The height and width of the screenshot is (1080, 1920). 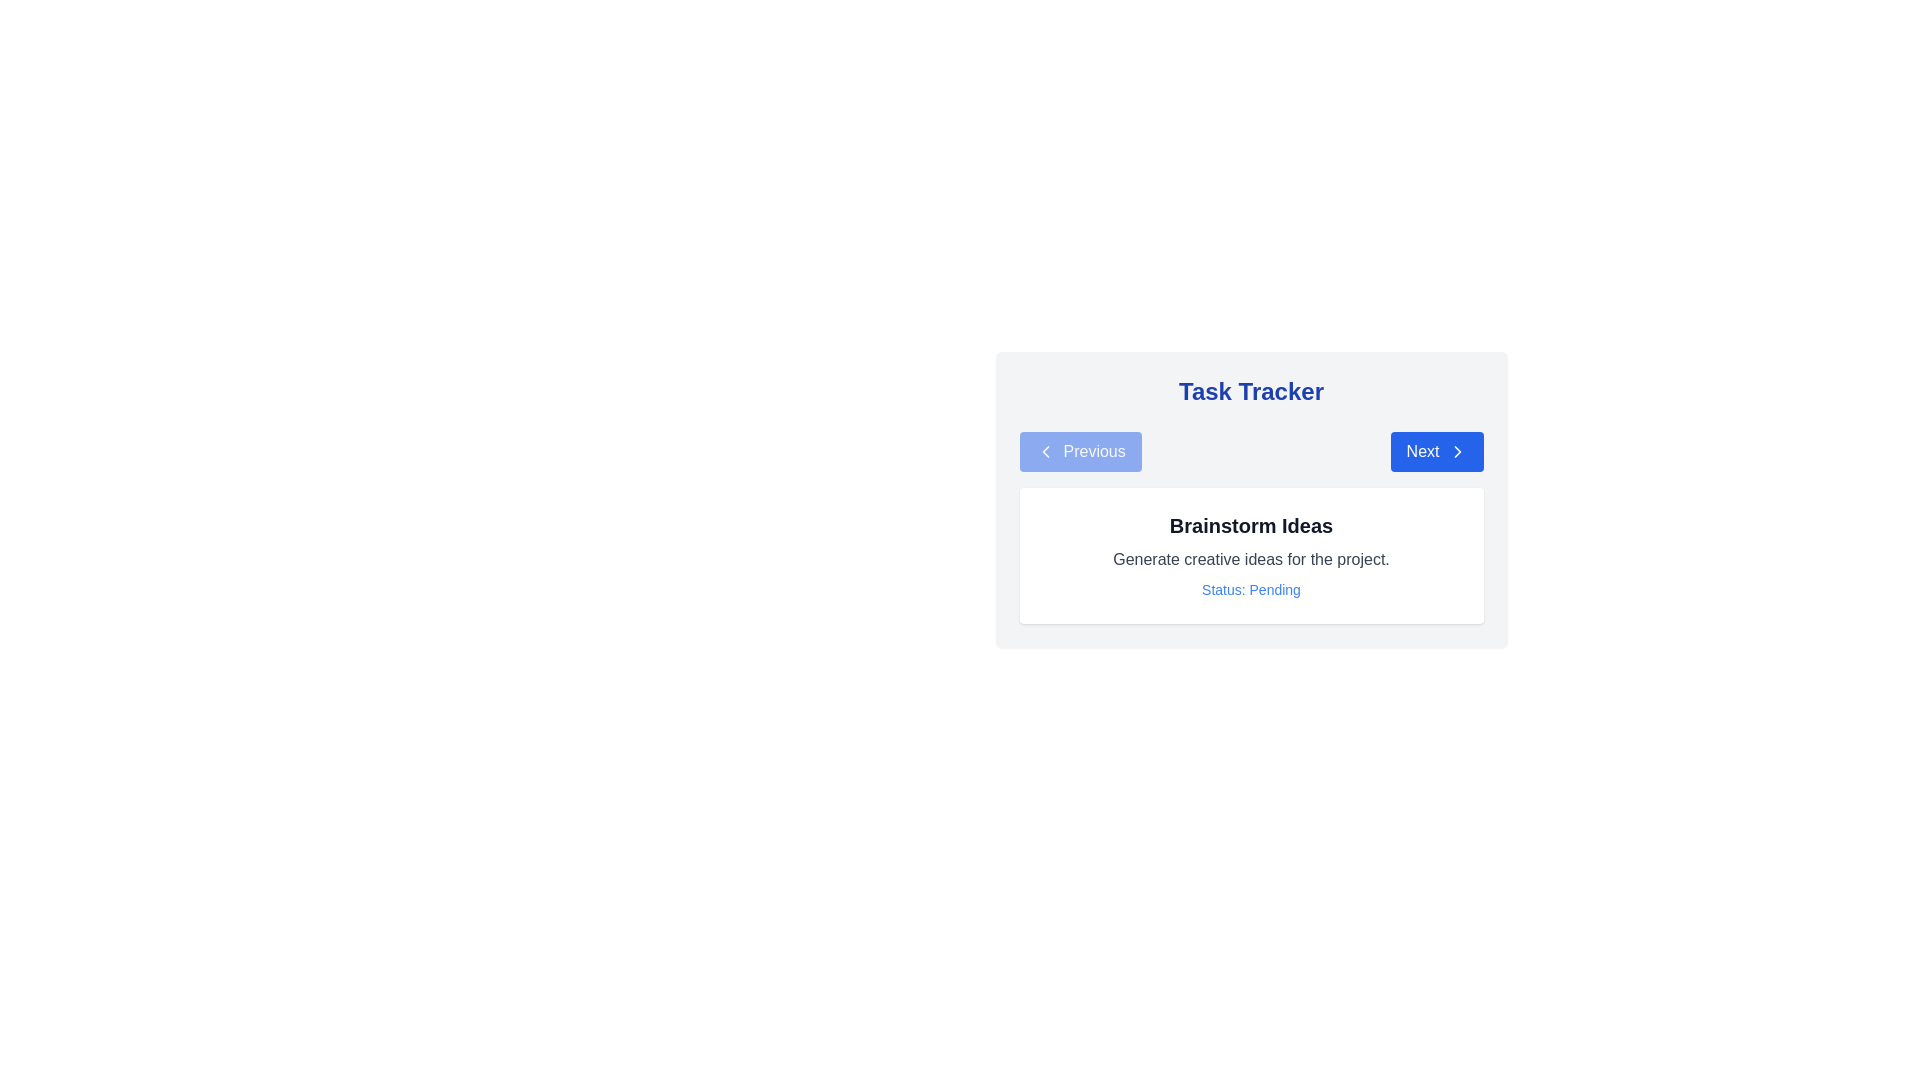 I want to click on the 'Next' button that contains the right-facing chevron icon, which is located on the right side of the horizontal layout beneath the title 'Task Tracker', so click(x=1457, y=451).